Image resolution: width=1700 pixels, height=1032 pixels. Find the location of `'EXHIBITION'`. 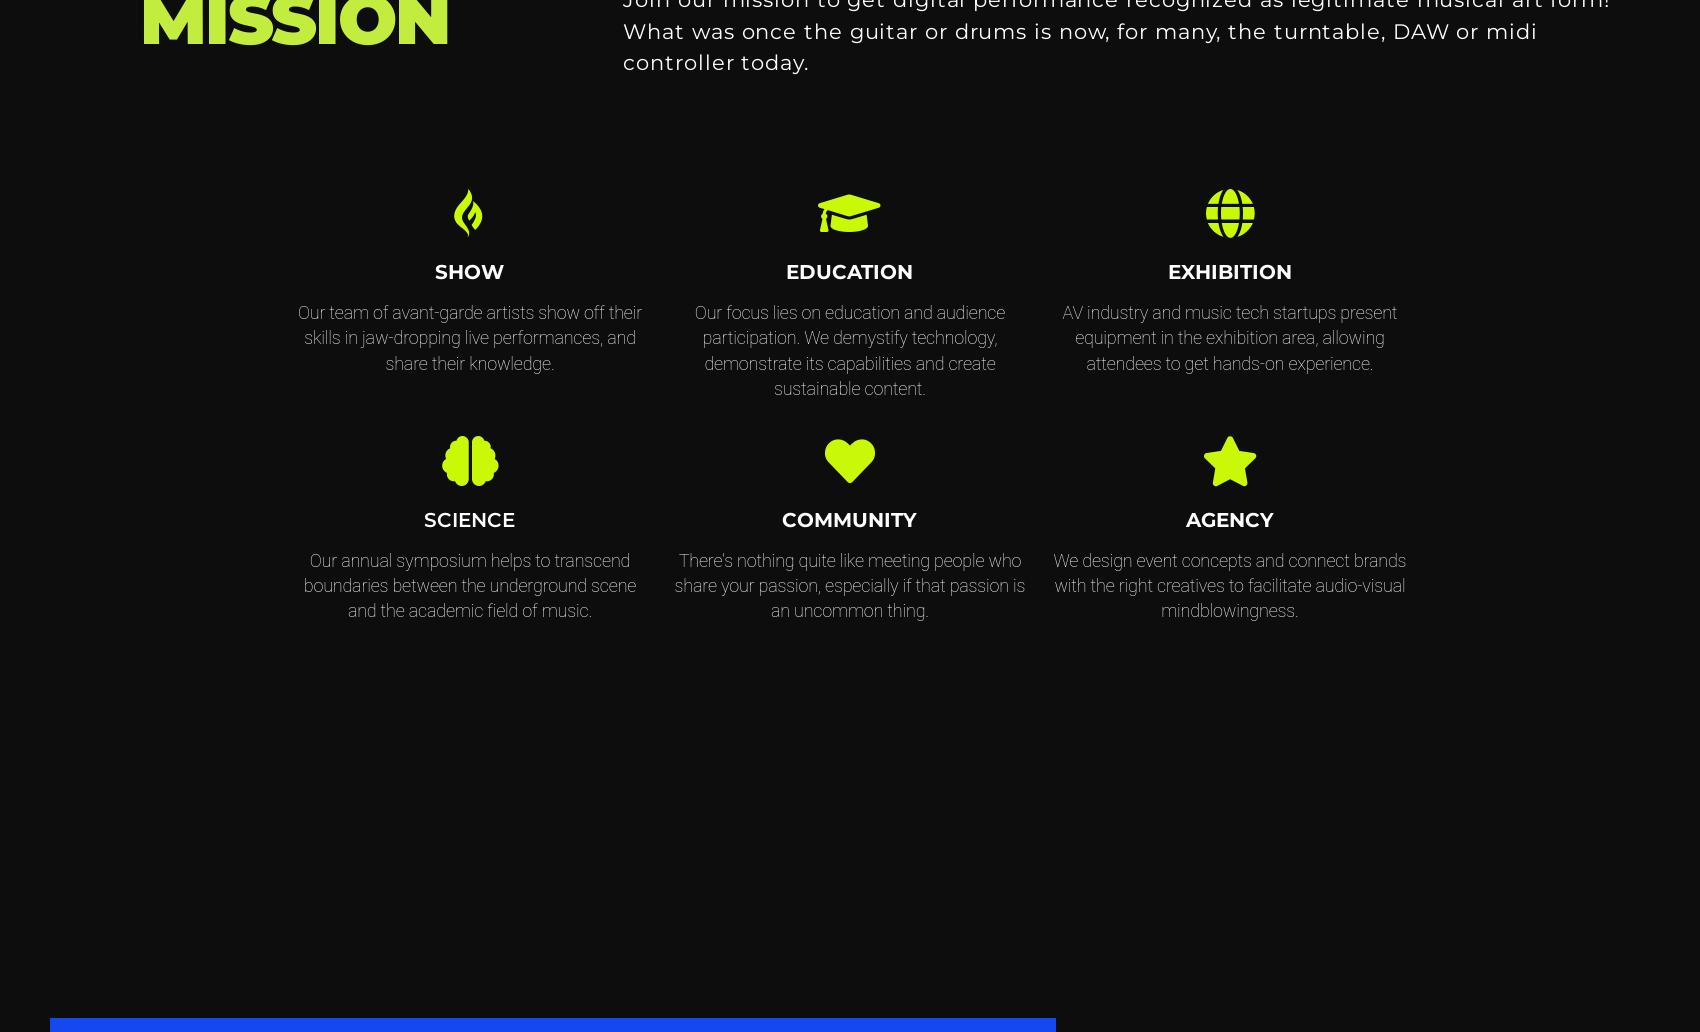

'EXHIBITION' is located at coordinates (1227, 272).